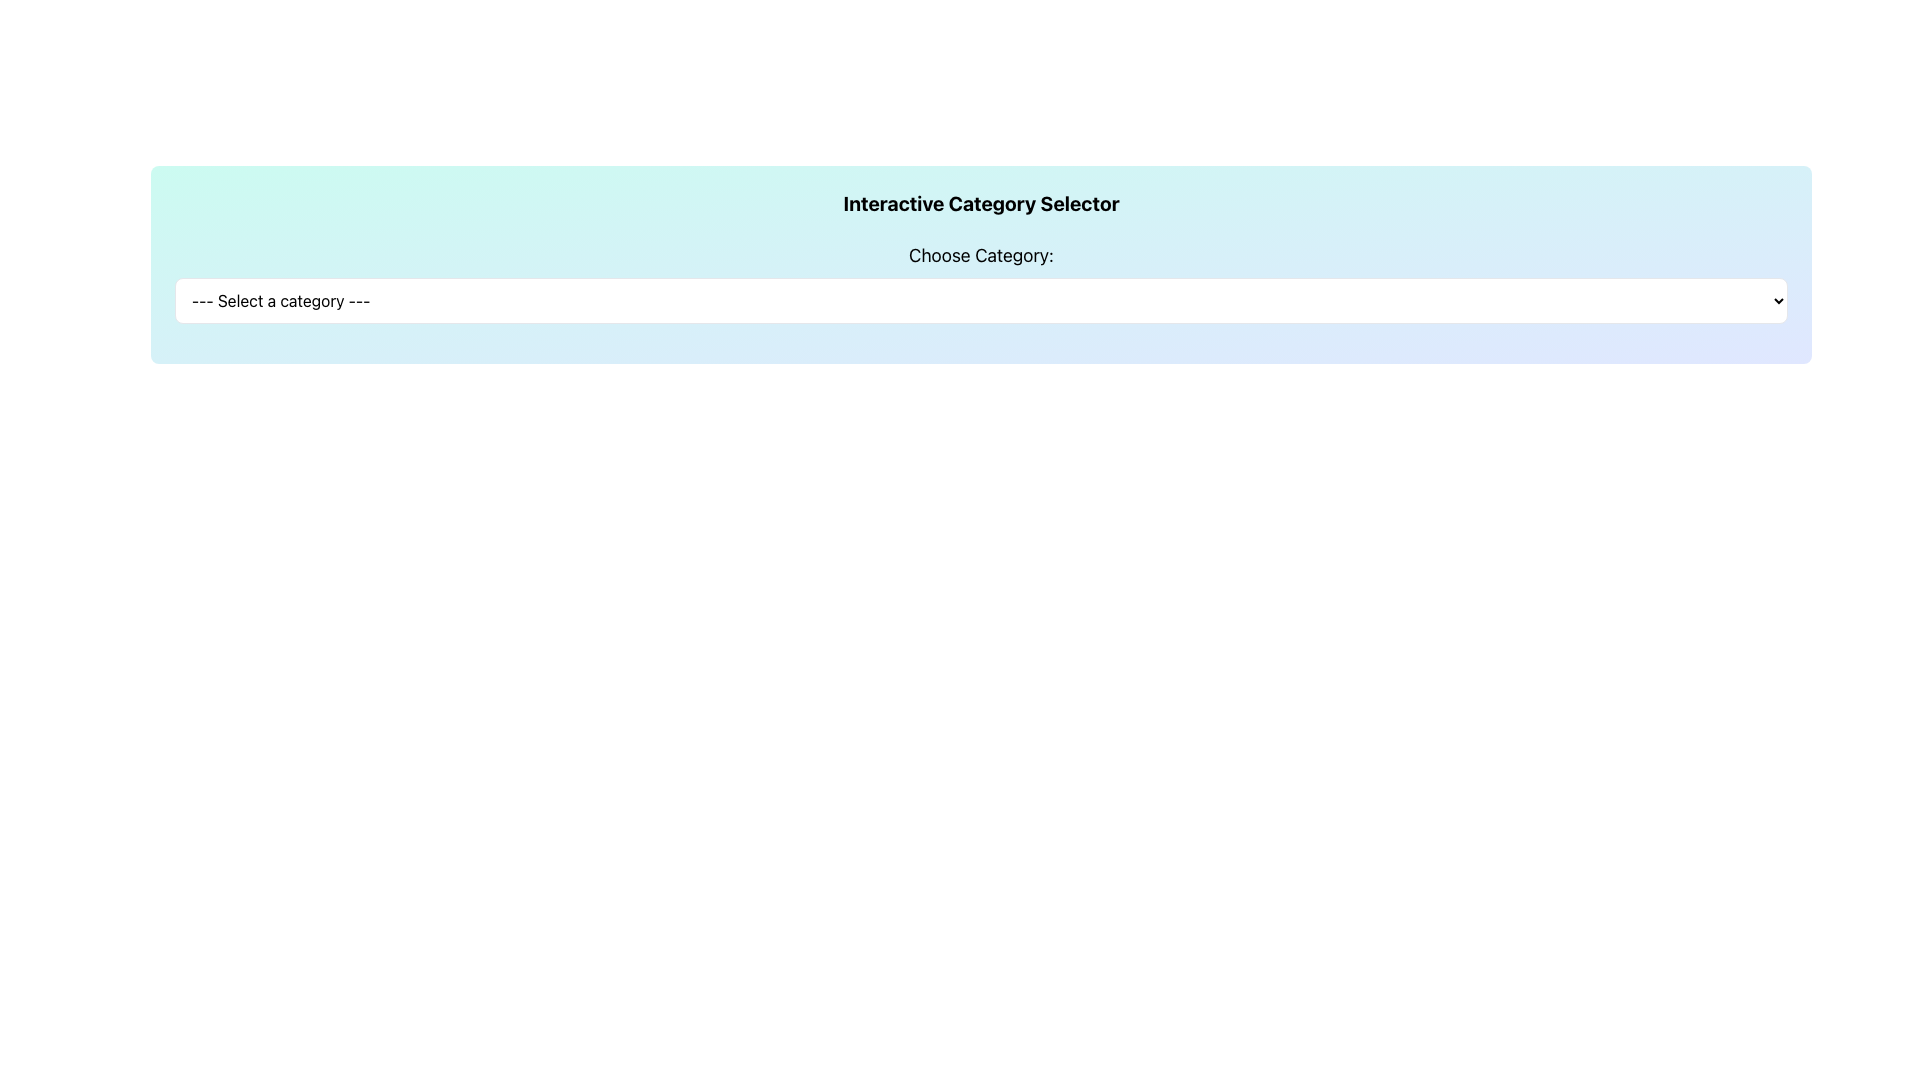  What do you see at coordinates (981, 204) in the screenshot?
I see `the Text Label that serves as a title or header for the interactive category selection interface, located centrally above the 'Choose Category:' label and dropdown menu` at bounding box center [981, 204].